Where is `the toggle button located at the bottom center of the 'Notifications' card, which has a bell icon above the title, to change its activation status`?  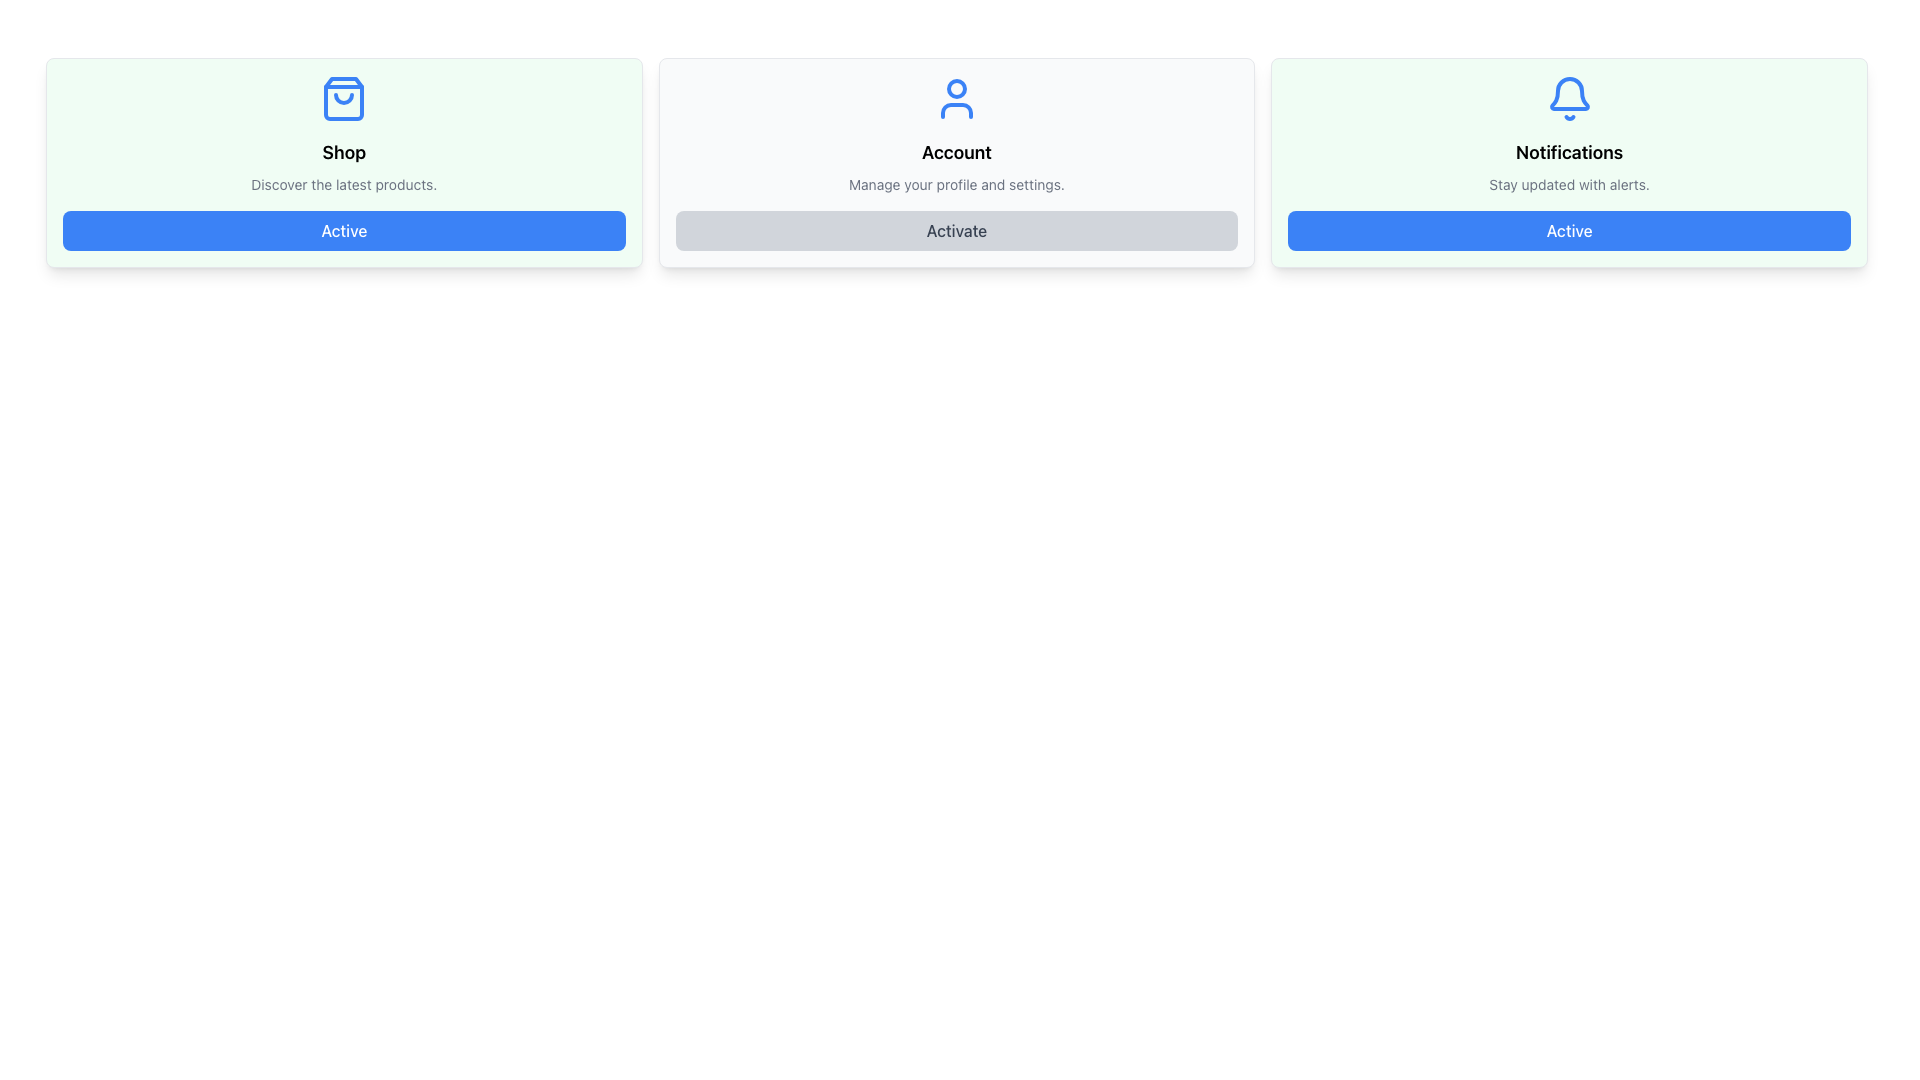
the toggle button located at the bottom center of the 'Notifications' card, which has a bell icon above the title, to change its activation status is located at coordinates (1568, 230).